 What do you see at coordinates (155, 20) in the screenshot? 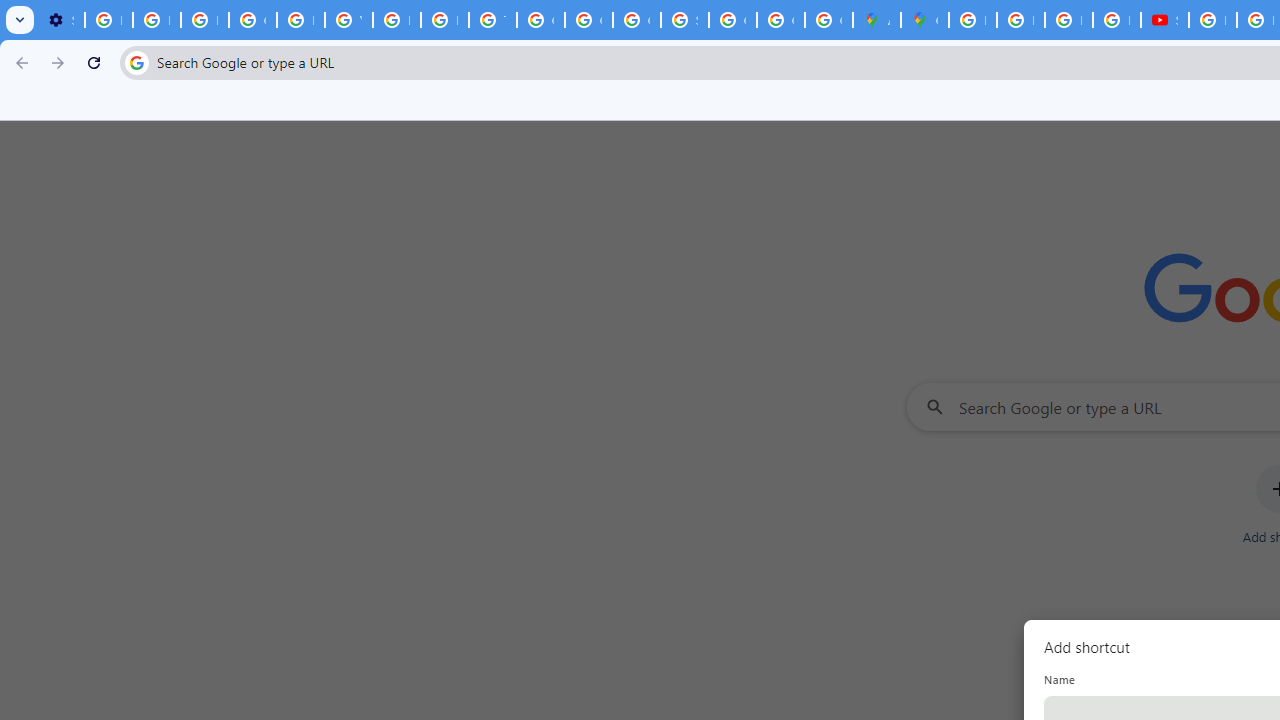
I see `'Learn how to find your photos - Google Photos Help'` at bounding box center [155, 20].